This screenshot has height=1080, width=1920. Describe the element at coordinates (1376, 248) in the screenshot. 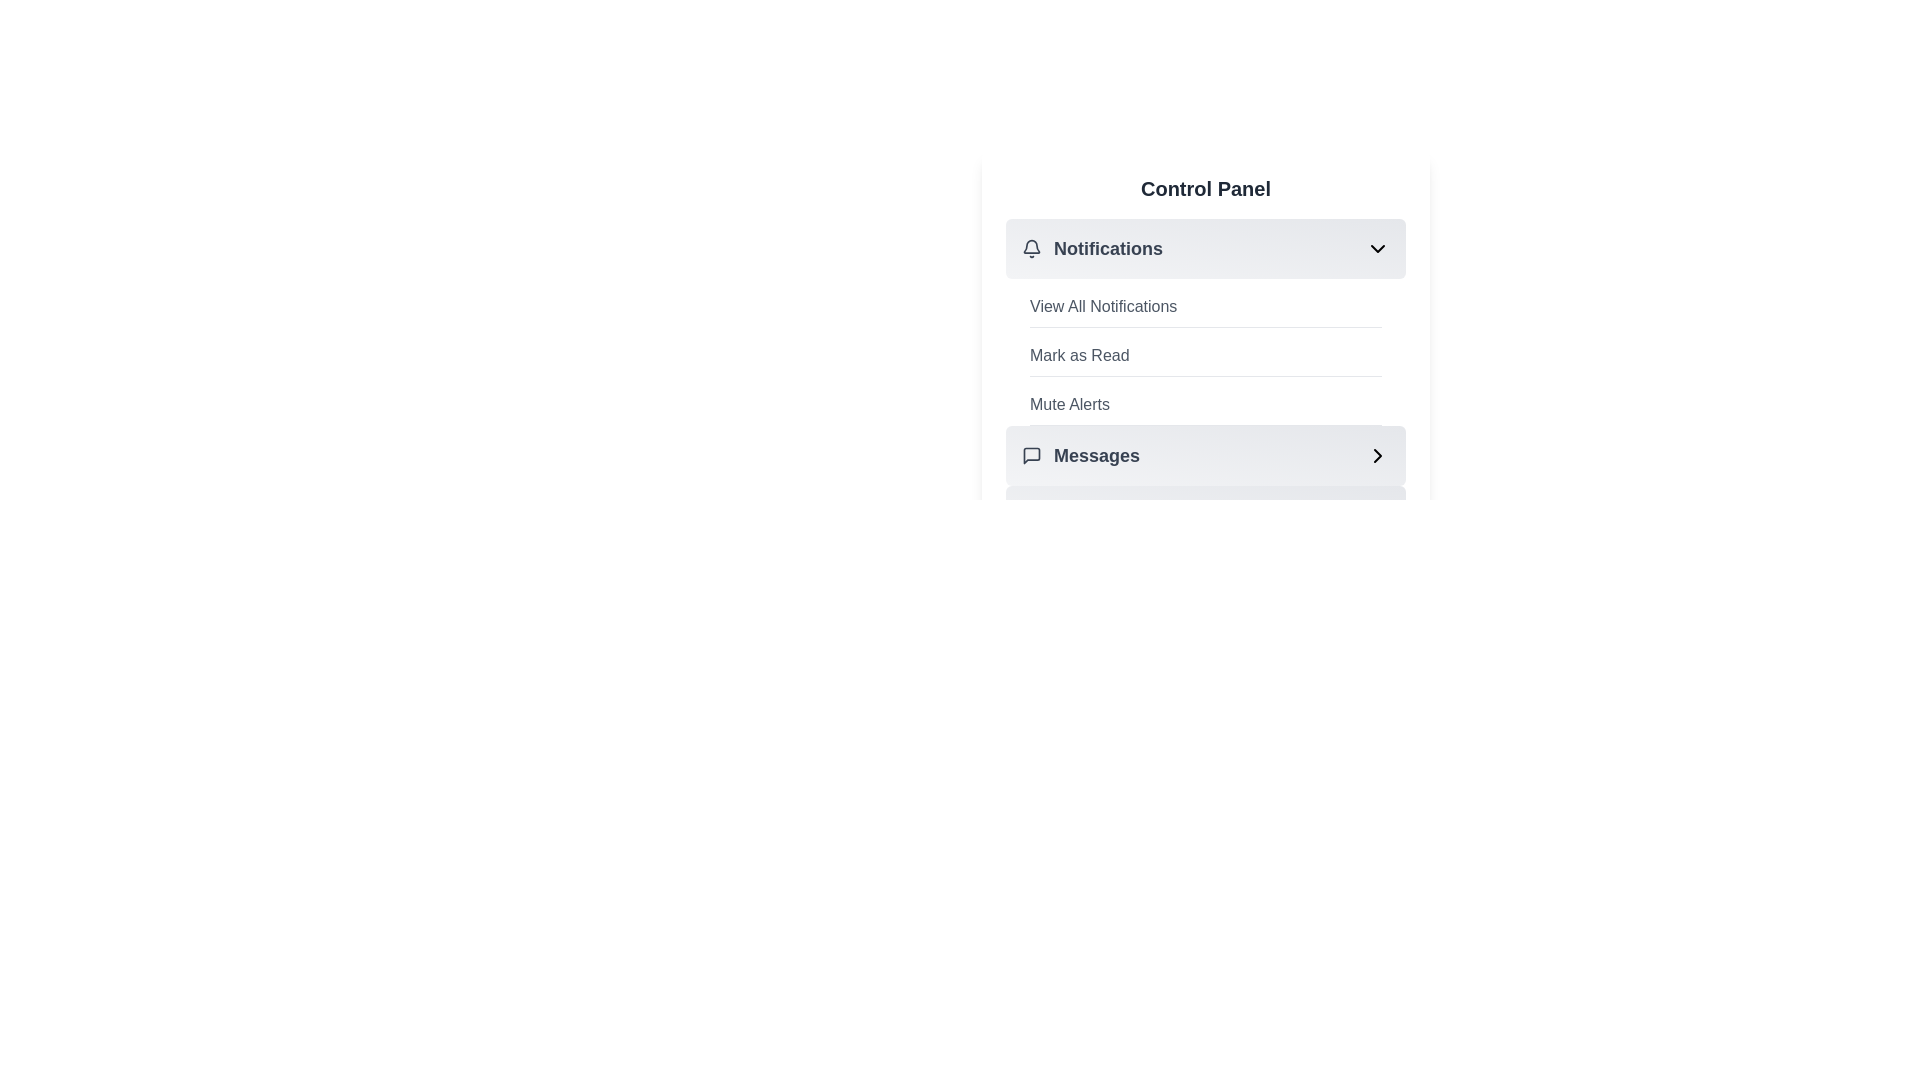

I see `the chevron-shaped icon pointing downwards located on the right side of the Notifications header` at that location.